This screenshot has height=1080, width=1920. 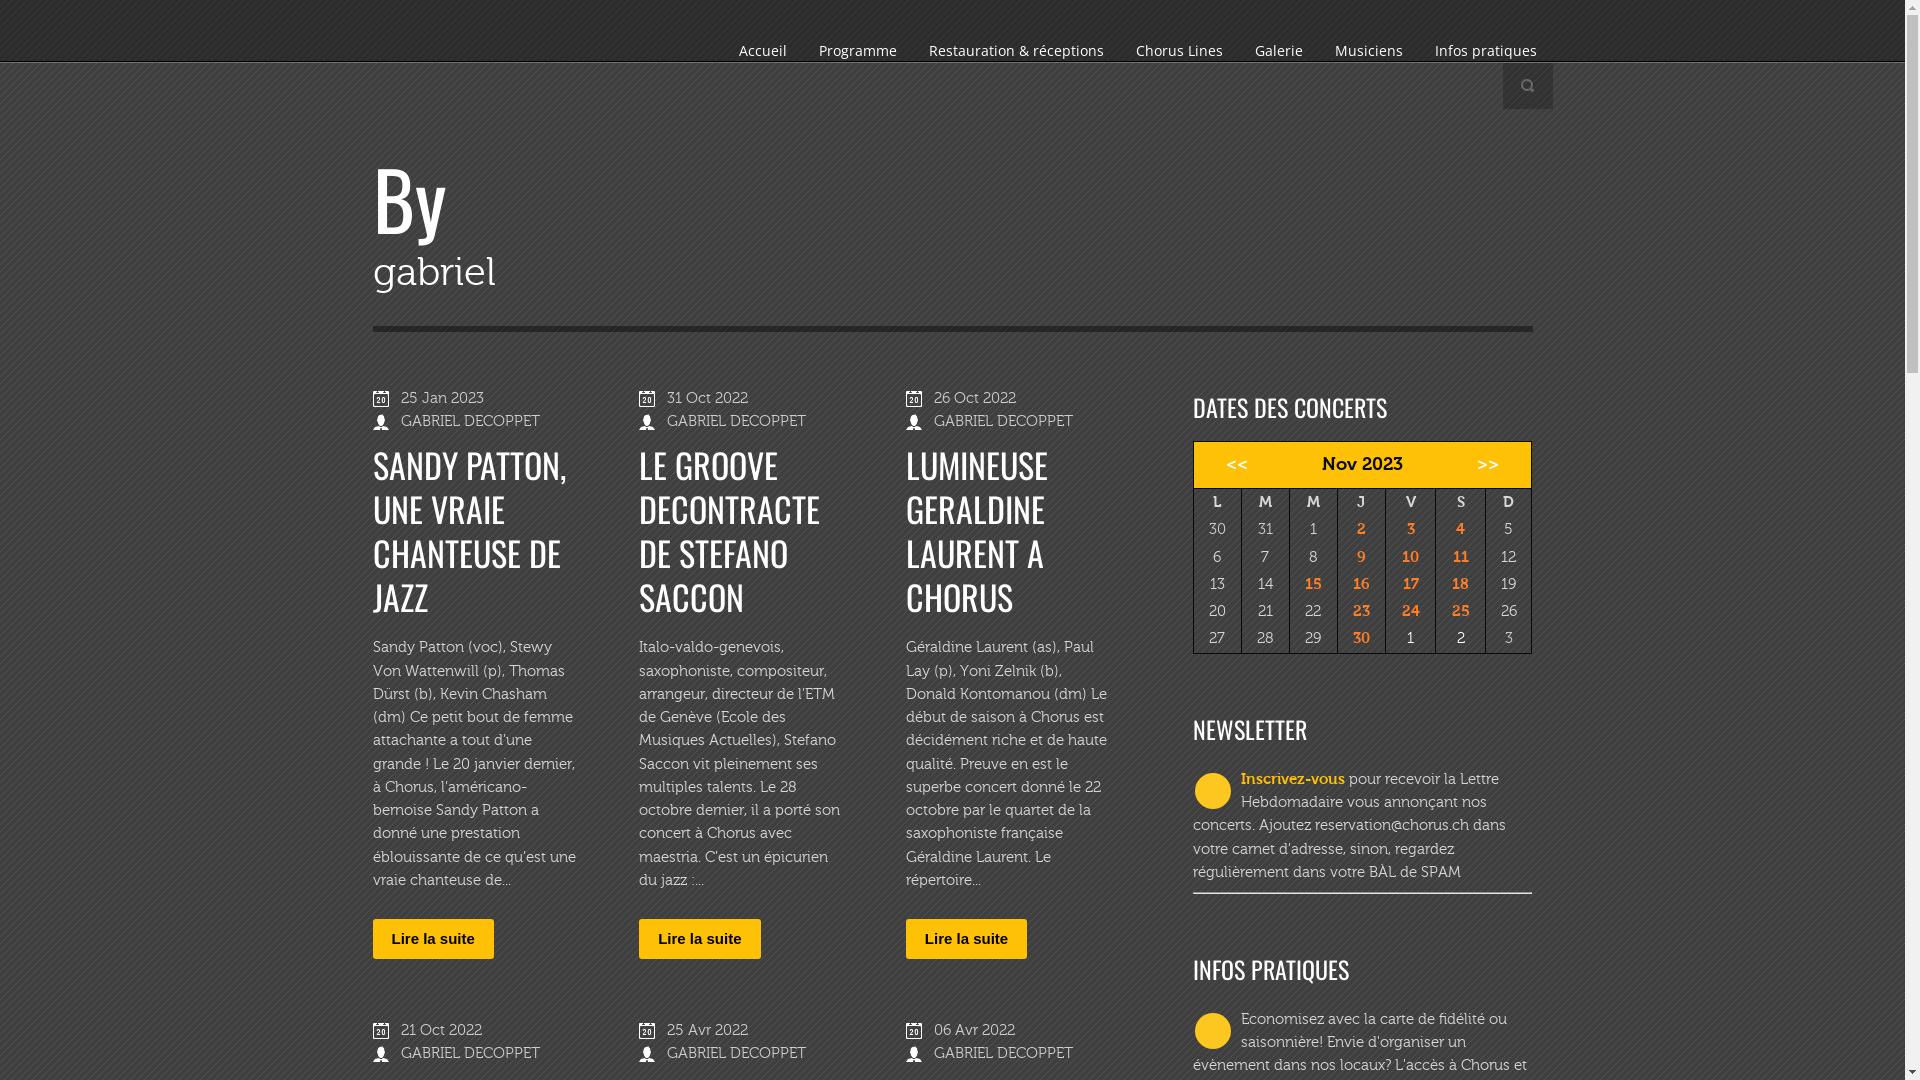 I want to click on '24', so click(x=1410, y=609).